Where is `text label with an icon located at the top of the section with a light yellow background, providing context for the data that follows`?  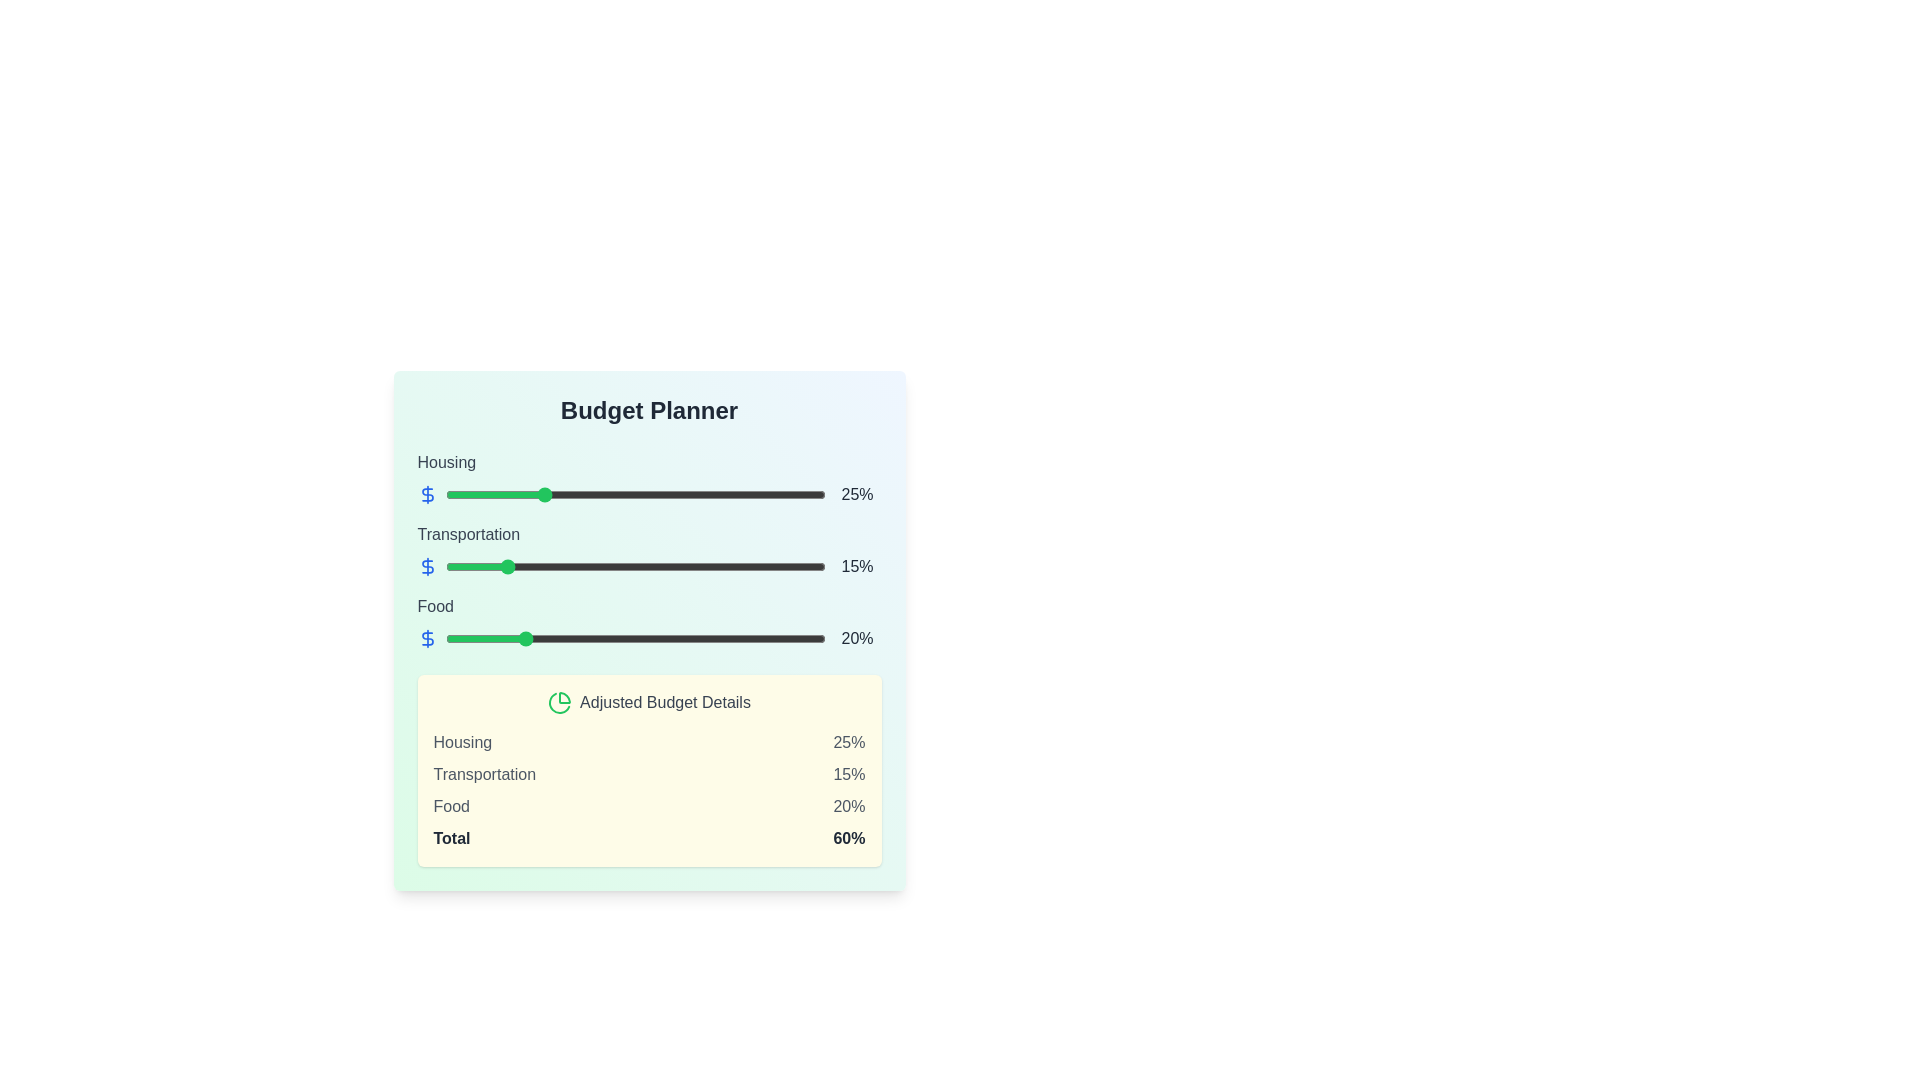 text label with an icon located at the top of the section with a light yellow background, providing context for the data that follows is located at coordinates (649, 701).